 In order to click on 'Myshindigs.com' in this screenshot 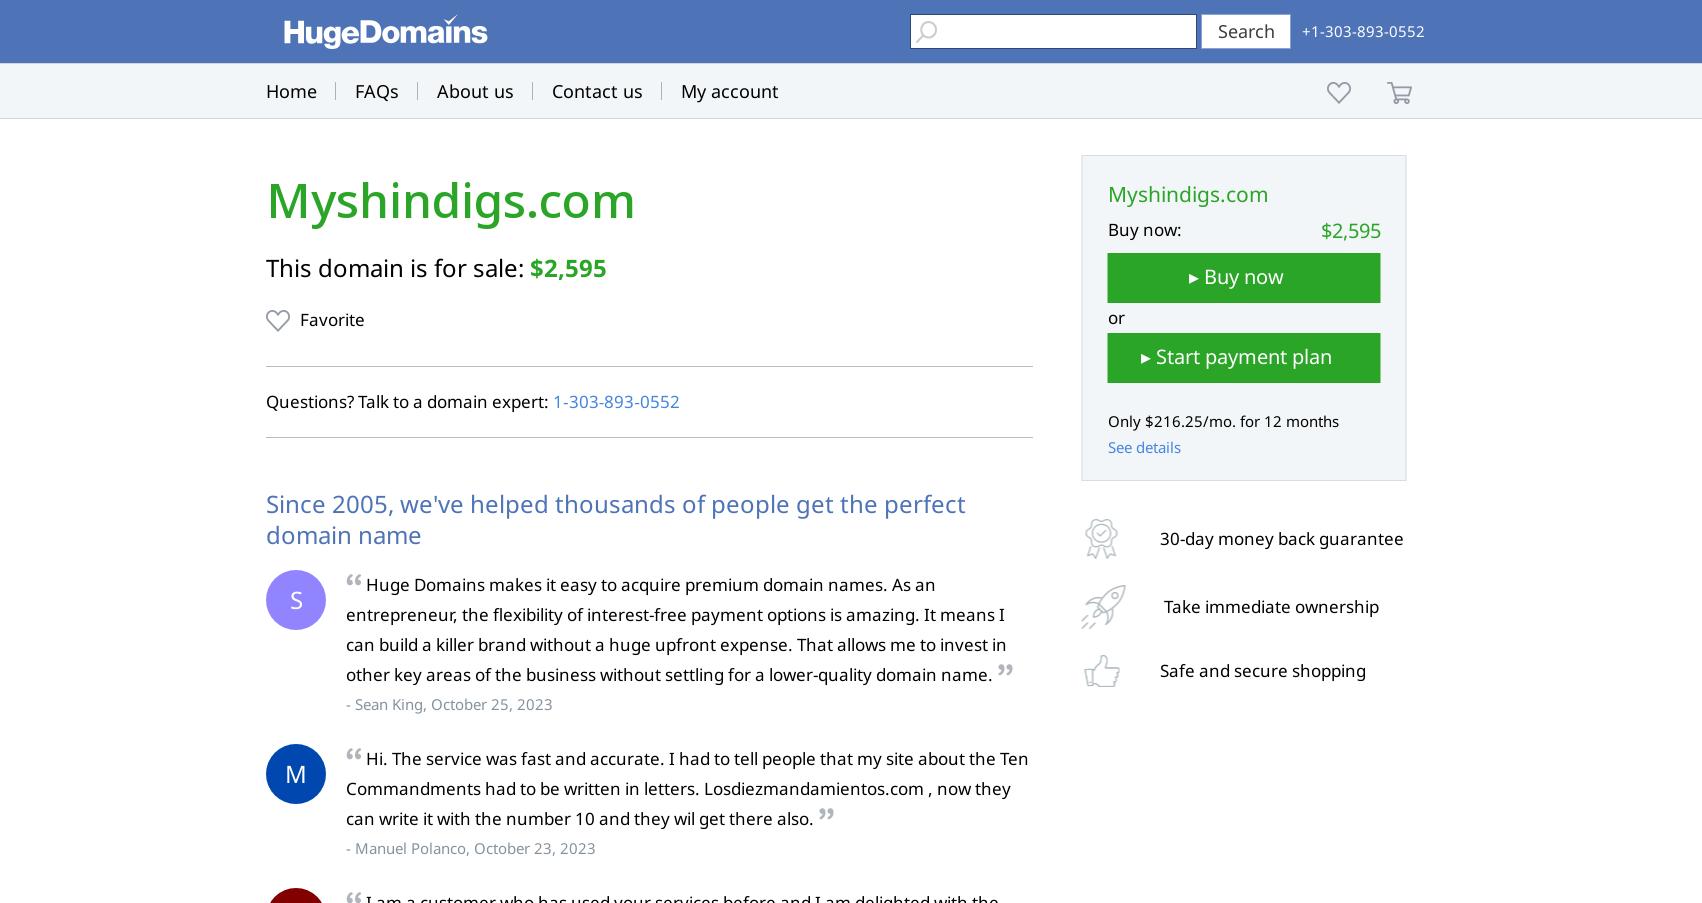, I will do `click(450, 200)`.